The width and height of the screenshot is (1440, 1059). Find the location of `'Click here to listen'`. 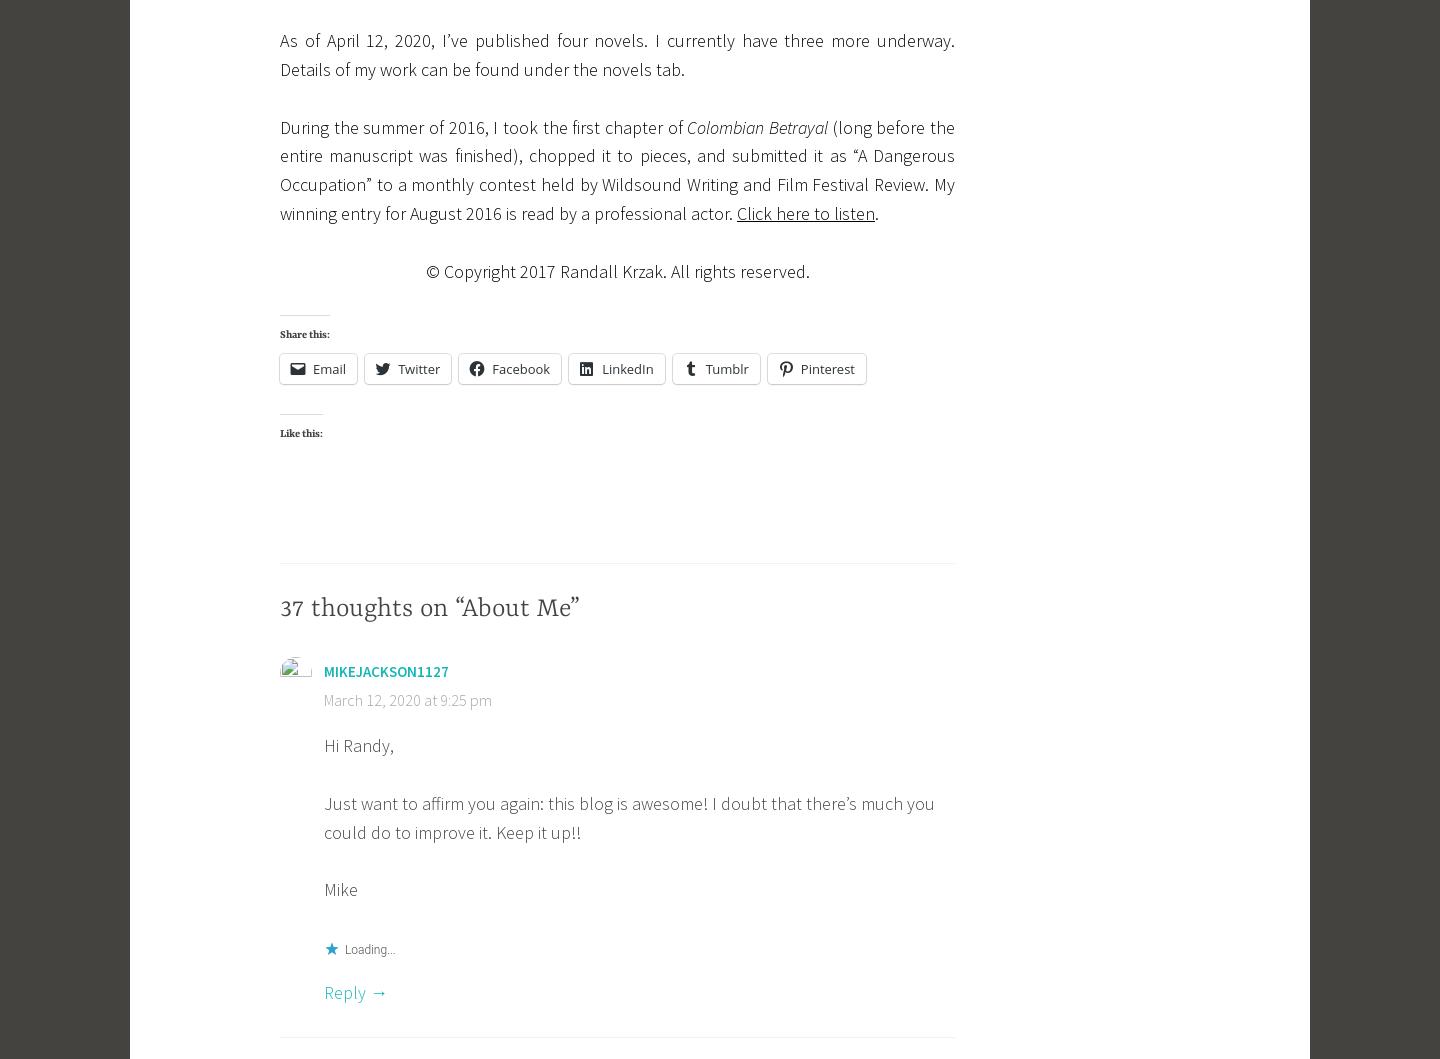

'Click here to listen' is located at coordinates (735, 212).